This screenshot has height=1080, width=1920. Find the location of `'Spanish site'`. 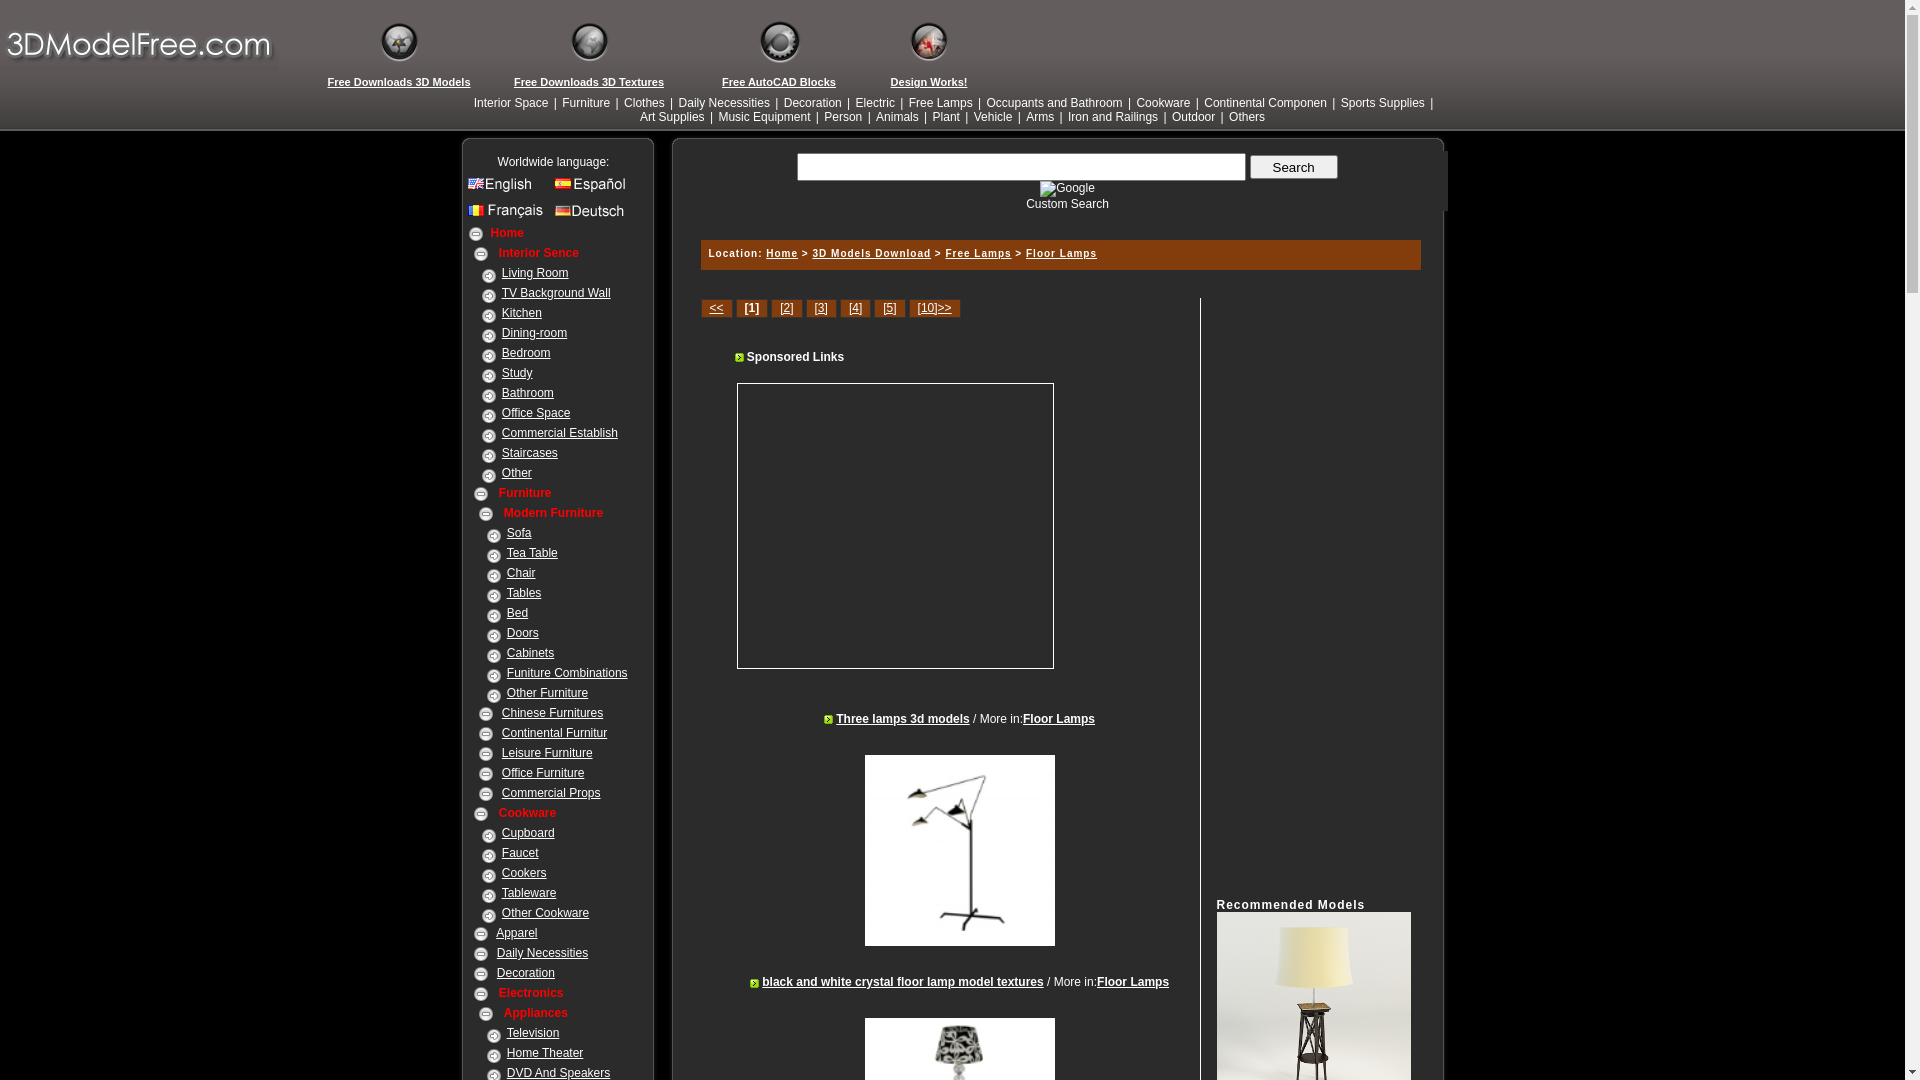

'Spanish site' is located at coordinates (593, 189).